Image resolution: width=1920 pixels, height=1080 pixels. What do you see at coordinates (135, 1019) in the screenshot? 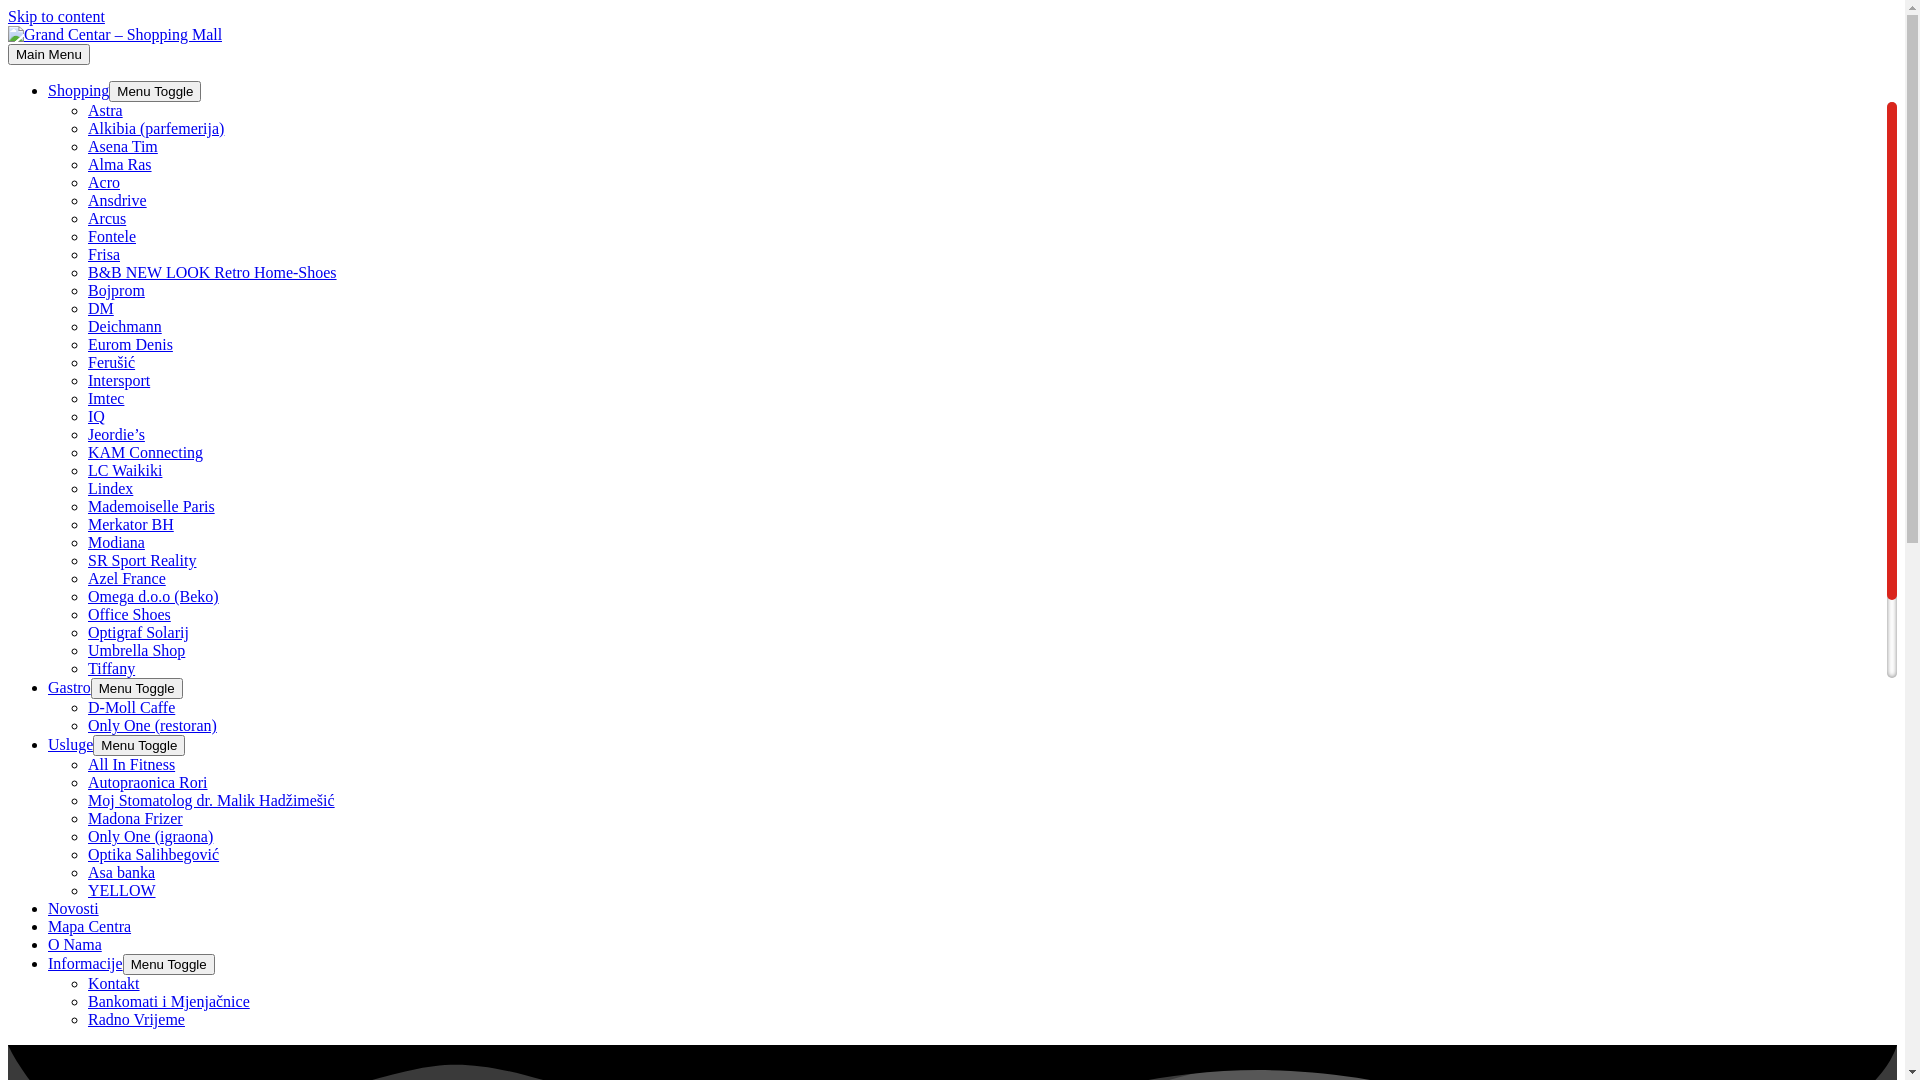
I see `'Radno Vrijeme'` at bounding box center [135, 1019].